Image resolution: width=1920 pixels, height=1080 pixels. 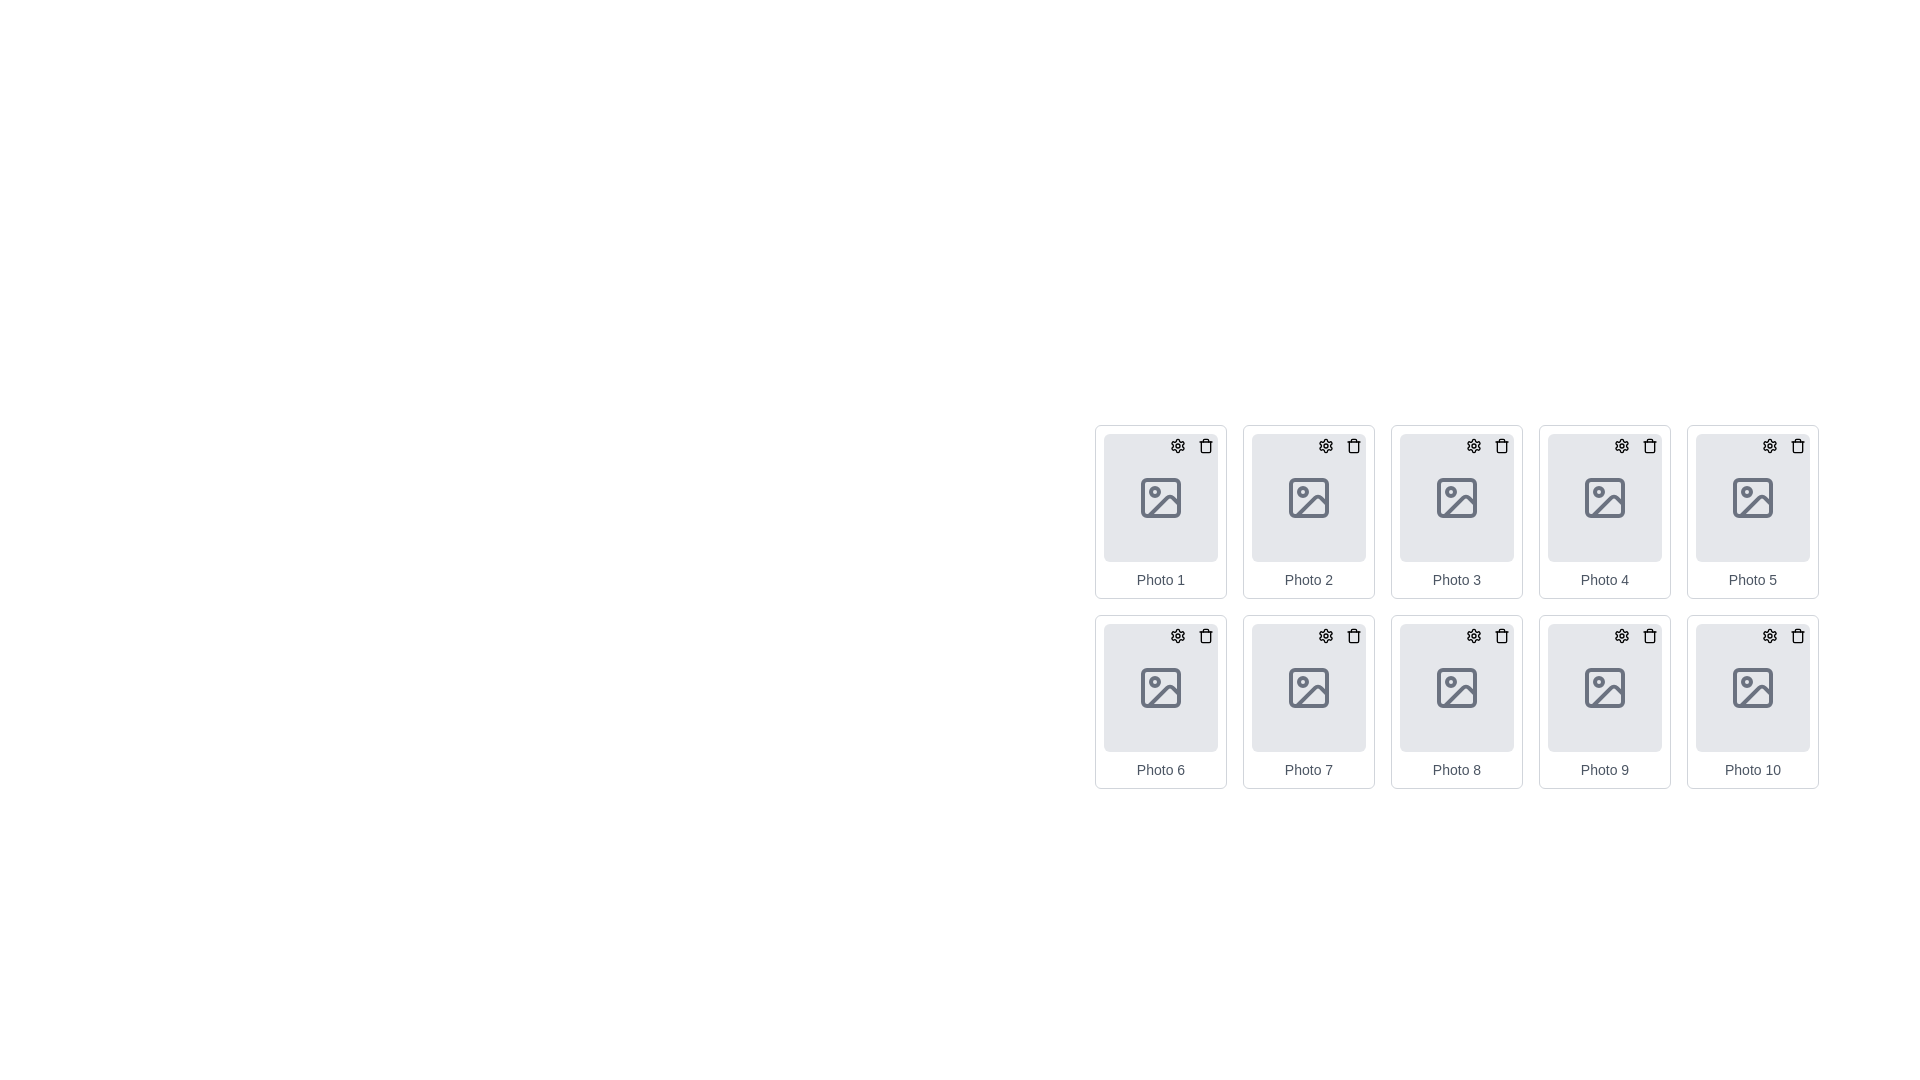 What do you see at coordinates (1650, 445) in the screenshot?
I see `the delete button located in the top-right corner of the 'Photo 4' card, which is the second action icon after the settings gear icon` at bounding box center [1650, 445].